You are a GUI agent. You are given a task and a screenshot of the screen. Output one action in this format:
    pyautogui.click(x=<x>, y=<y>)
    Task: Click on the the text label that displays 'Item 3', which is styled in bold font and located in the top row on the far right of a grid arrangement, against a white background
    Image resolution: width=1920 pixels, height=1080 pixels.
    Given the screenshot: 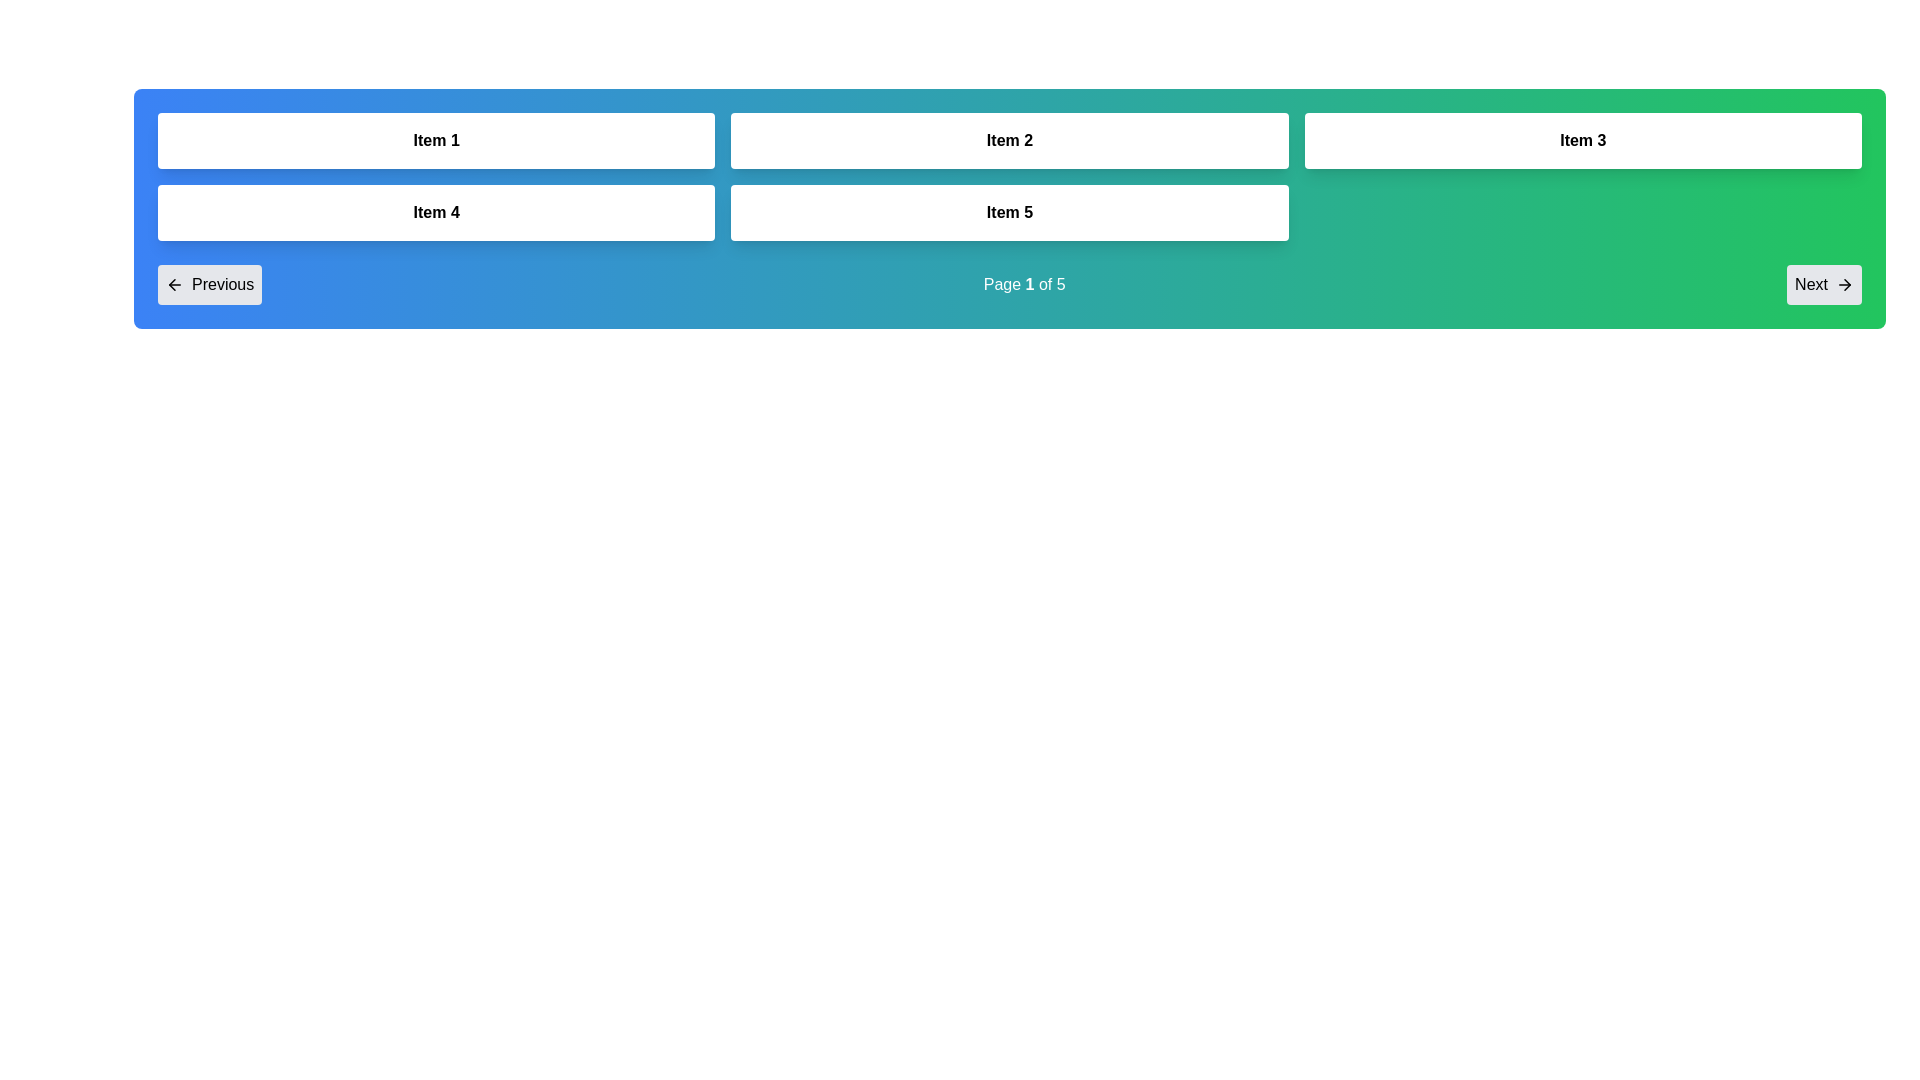 What is the action you would take?
    pyautogui.click(x=1582, y=140)
    